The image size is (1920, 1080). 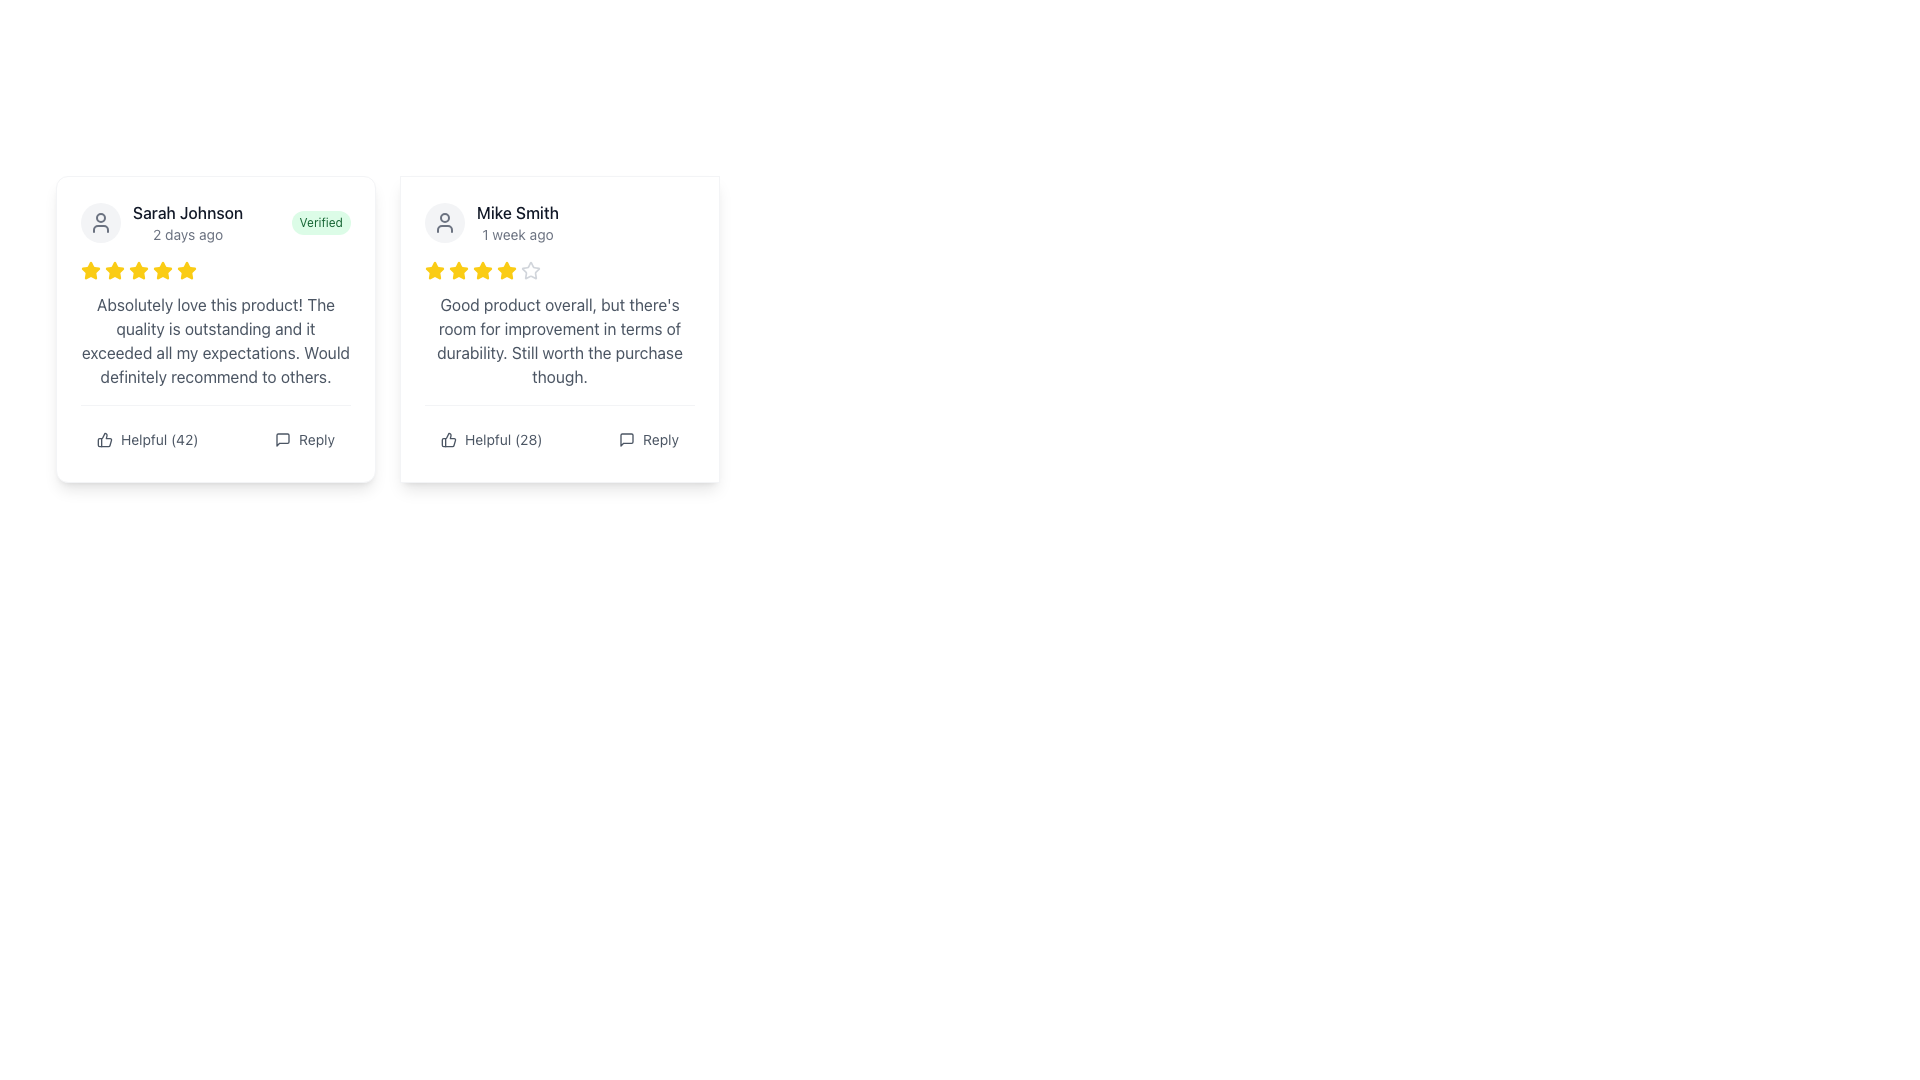 I want to click on user's name 'Mike Smith' and timestamp '1 week ago' from the text block located in the upper-left section of the white card, next to the user's avatar, so click(x=491, y=223).